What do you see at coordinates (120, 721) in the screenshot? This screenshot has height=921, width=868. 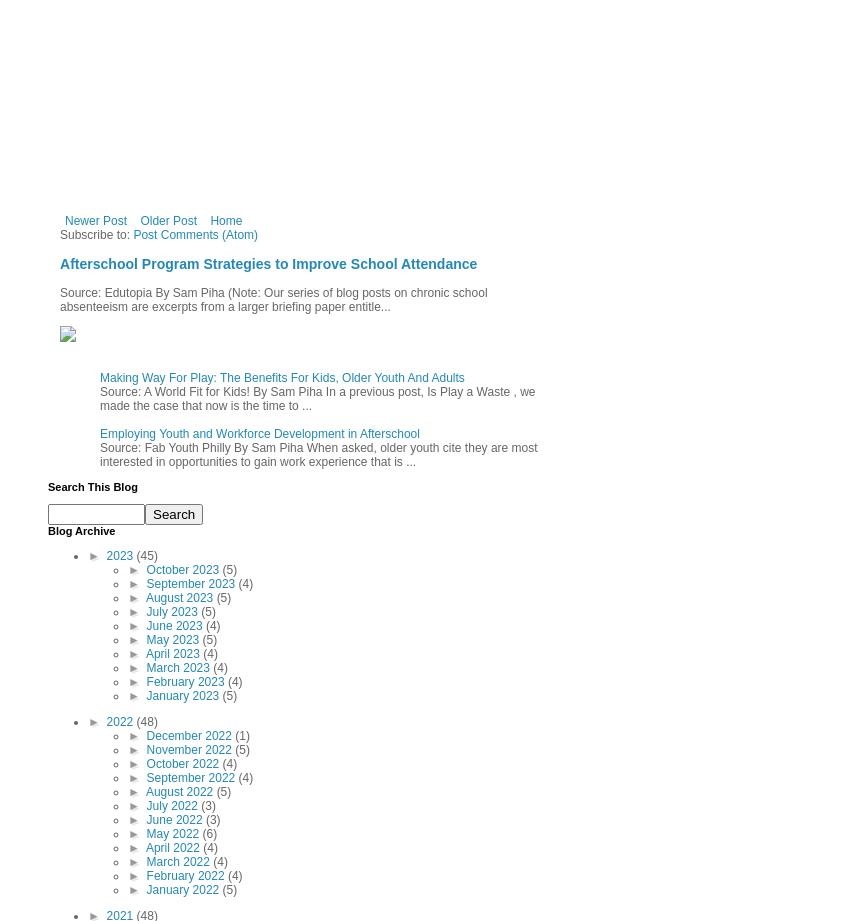 I see `'2022'` at bounding box center [120, 721].